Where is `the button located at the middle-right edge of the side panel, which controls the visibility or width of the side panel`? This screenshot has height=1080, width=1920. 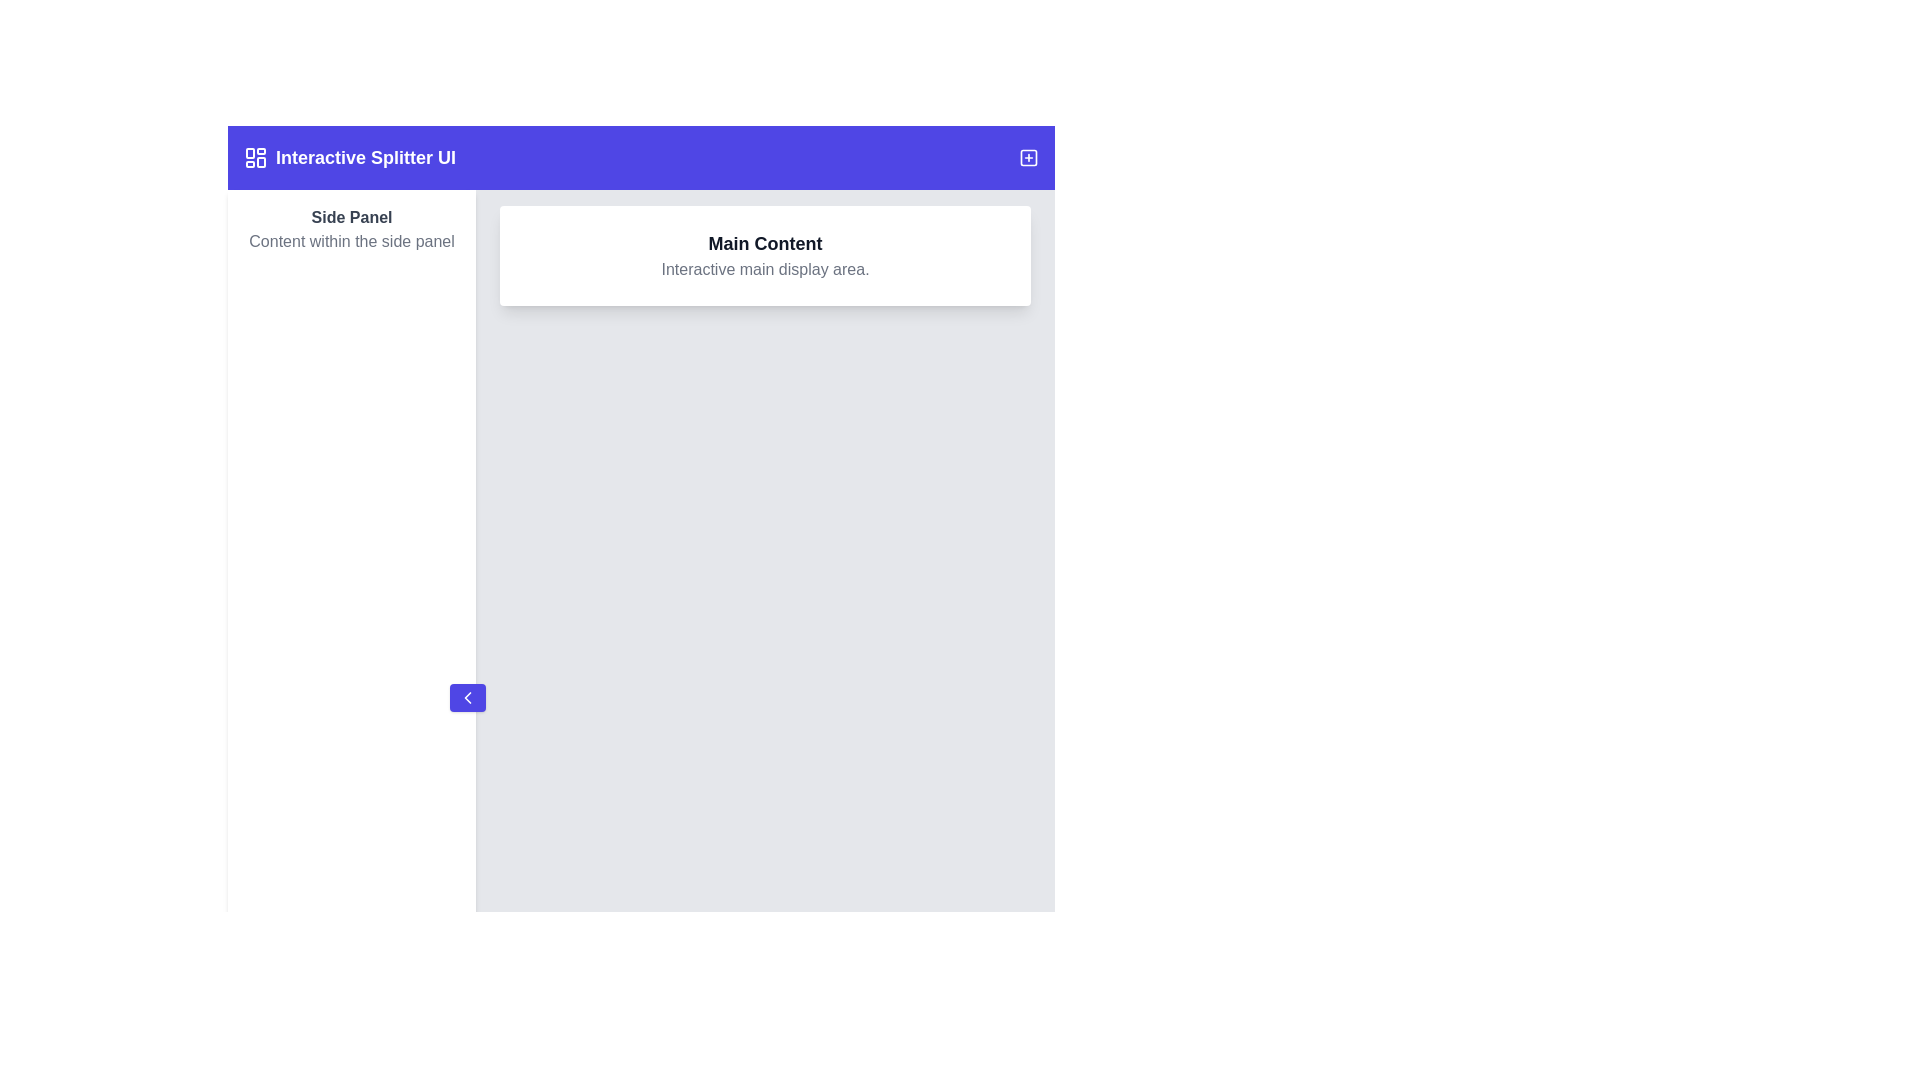 the button located at the middle-right edge of the side panel, which controls the visibility or width of the side panel is located at coordinates (466, 697).